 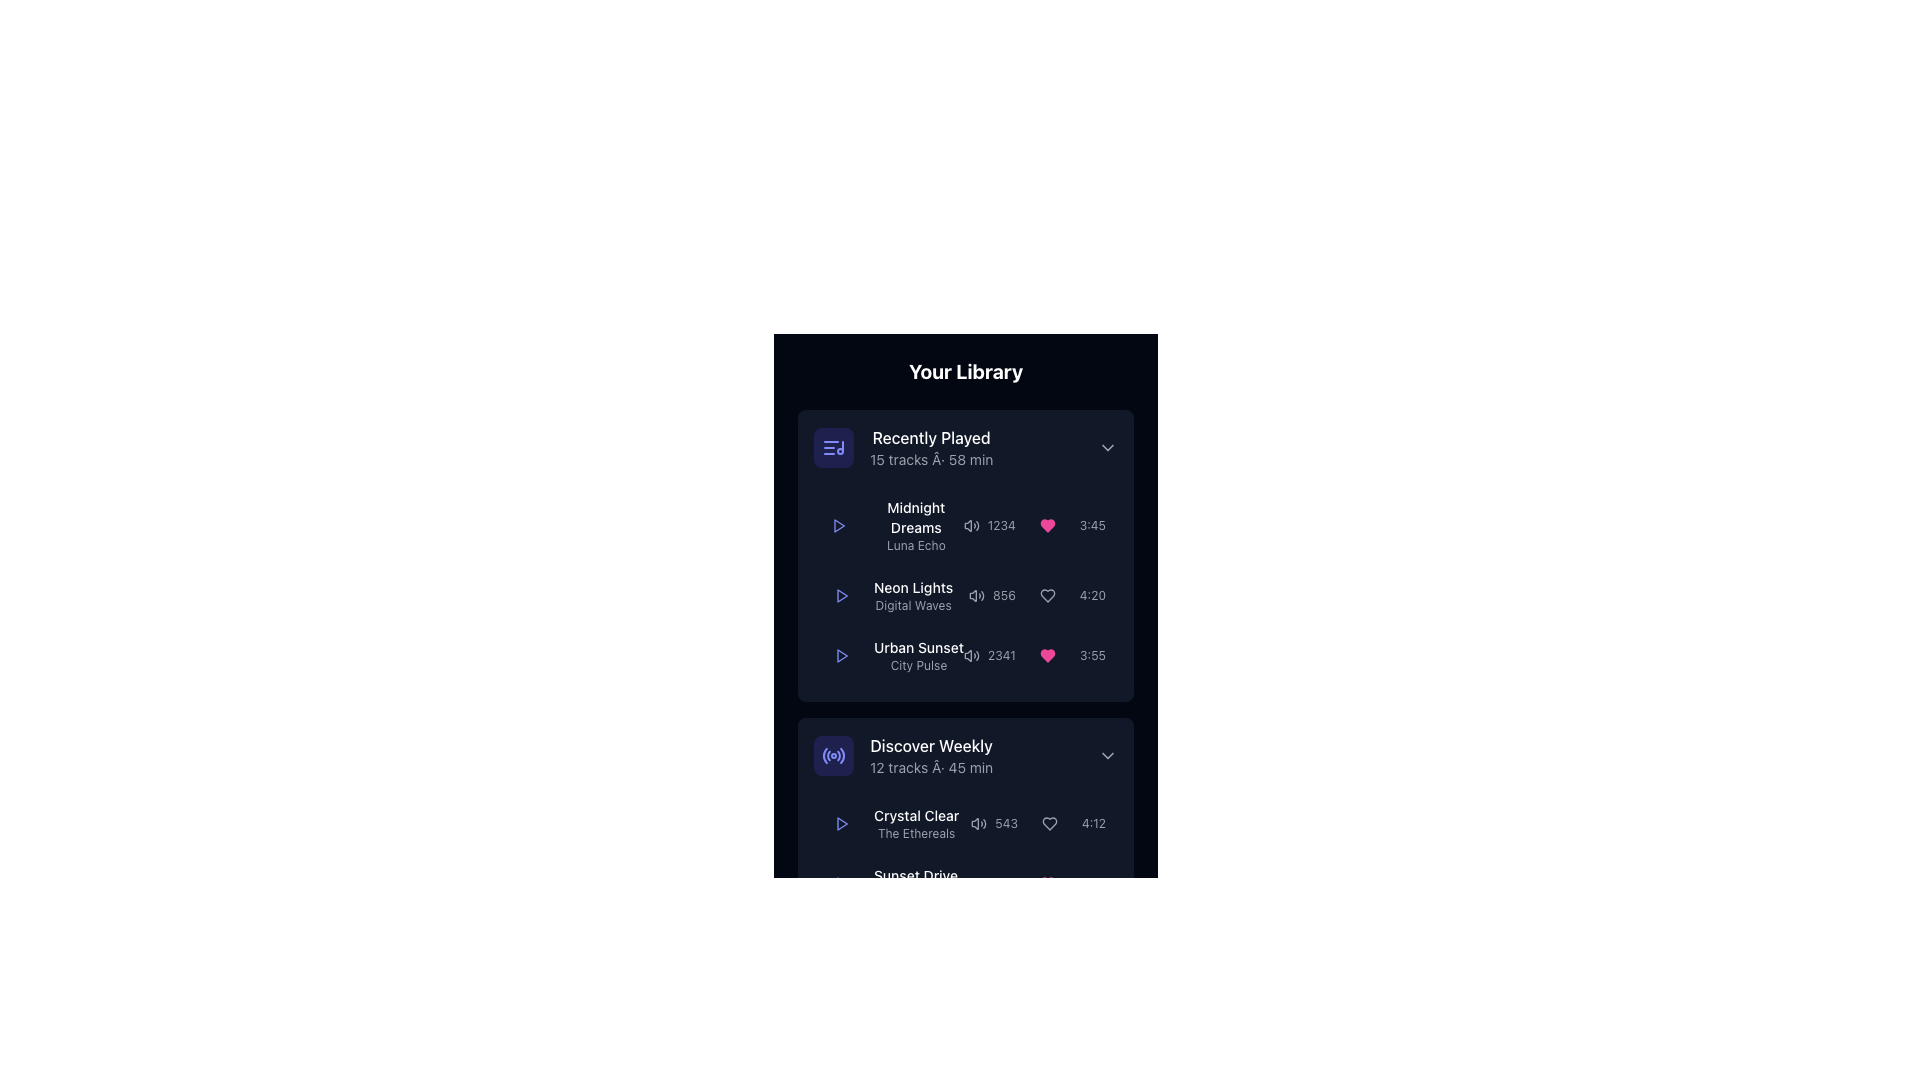 I want to click on the informational text label that identifies the song titled 'Sunset Drive' within the 'Discover Weekly' playlist, so click(x=915, y=874).